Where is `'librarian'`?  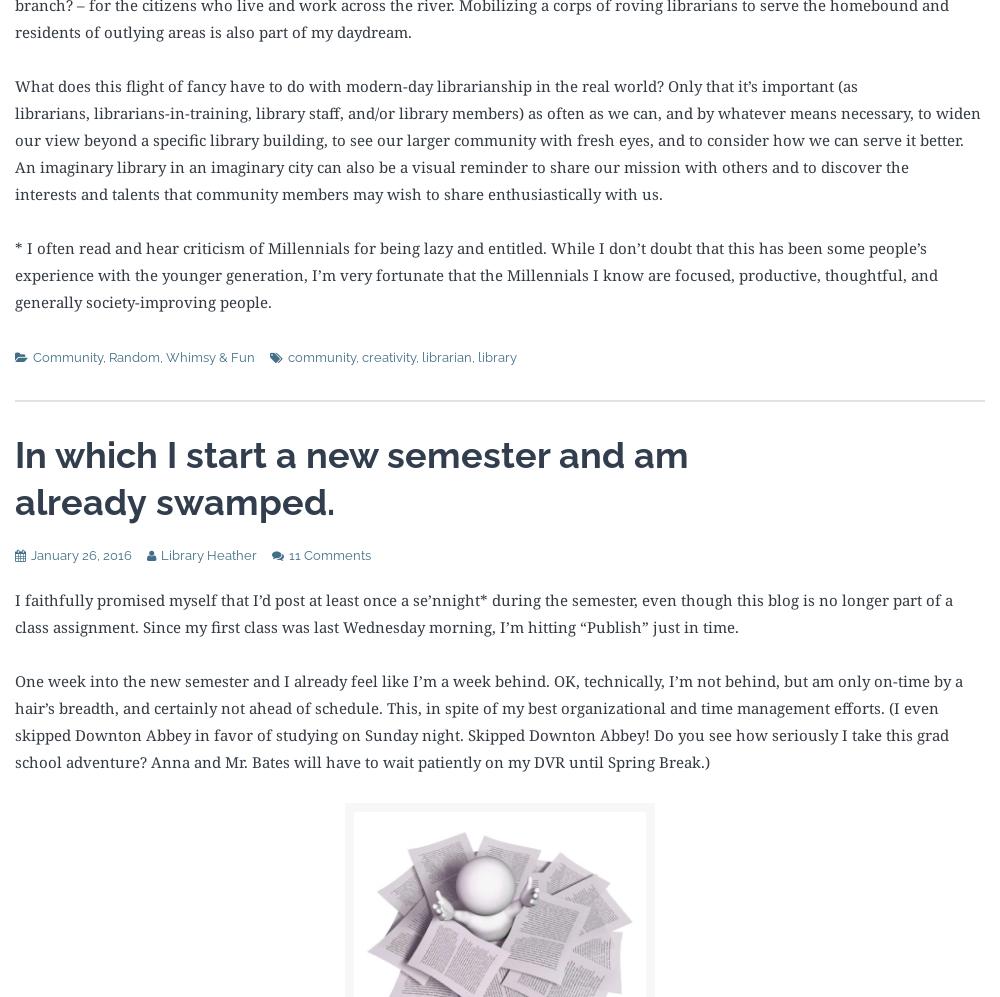 'librarian' is located at coordinates (446, 356).